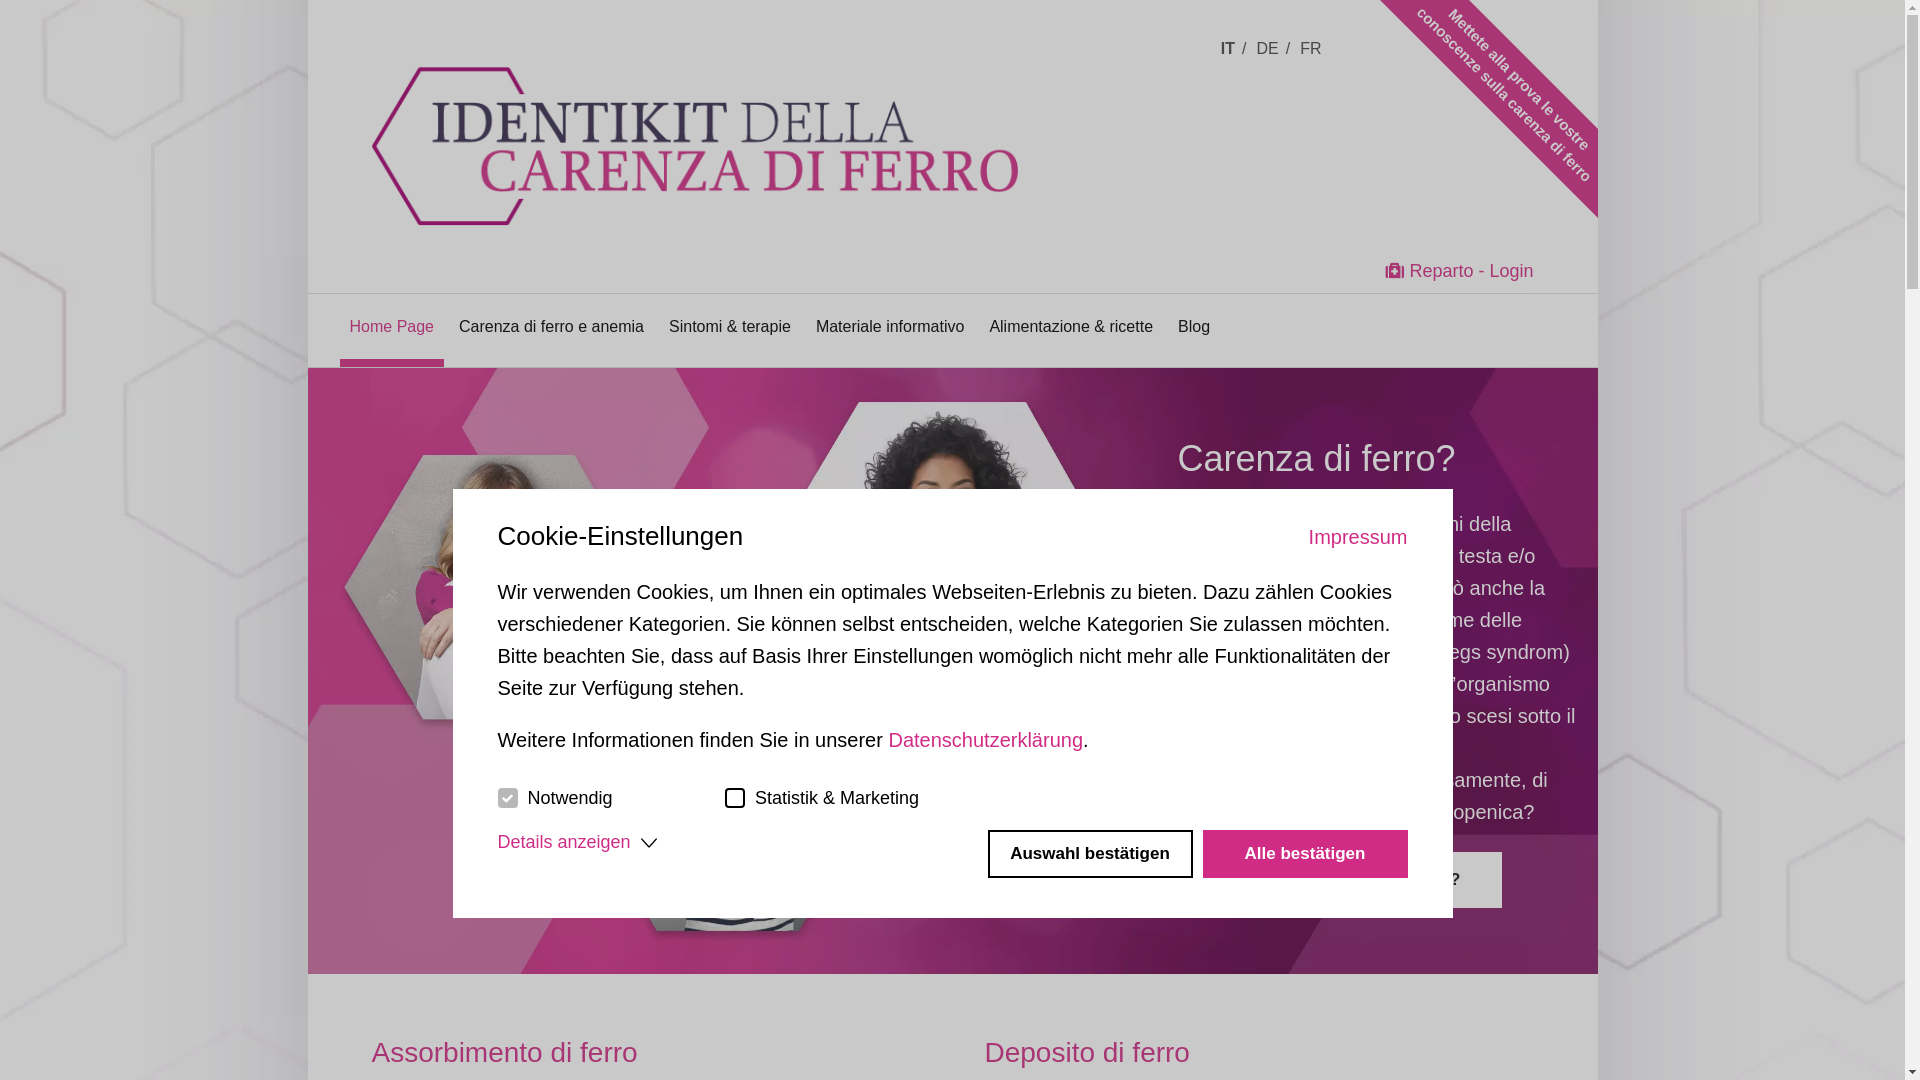 This screenshot has width=1920, height=1080. What do you see at coordinates (1314, 47) in the screenshot?
I see `'FR'` at bounding box center [1314, 47].